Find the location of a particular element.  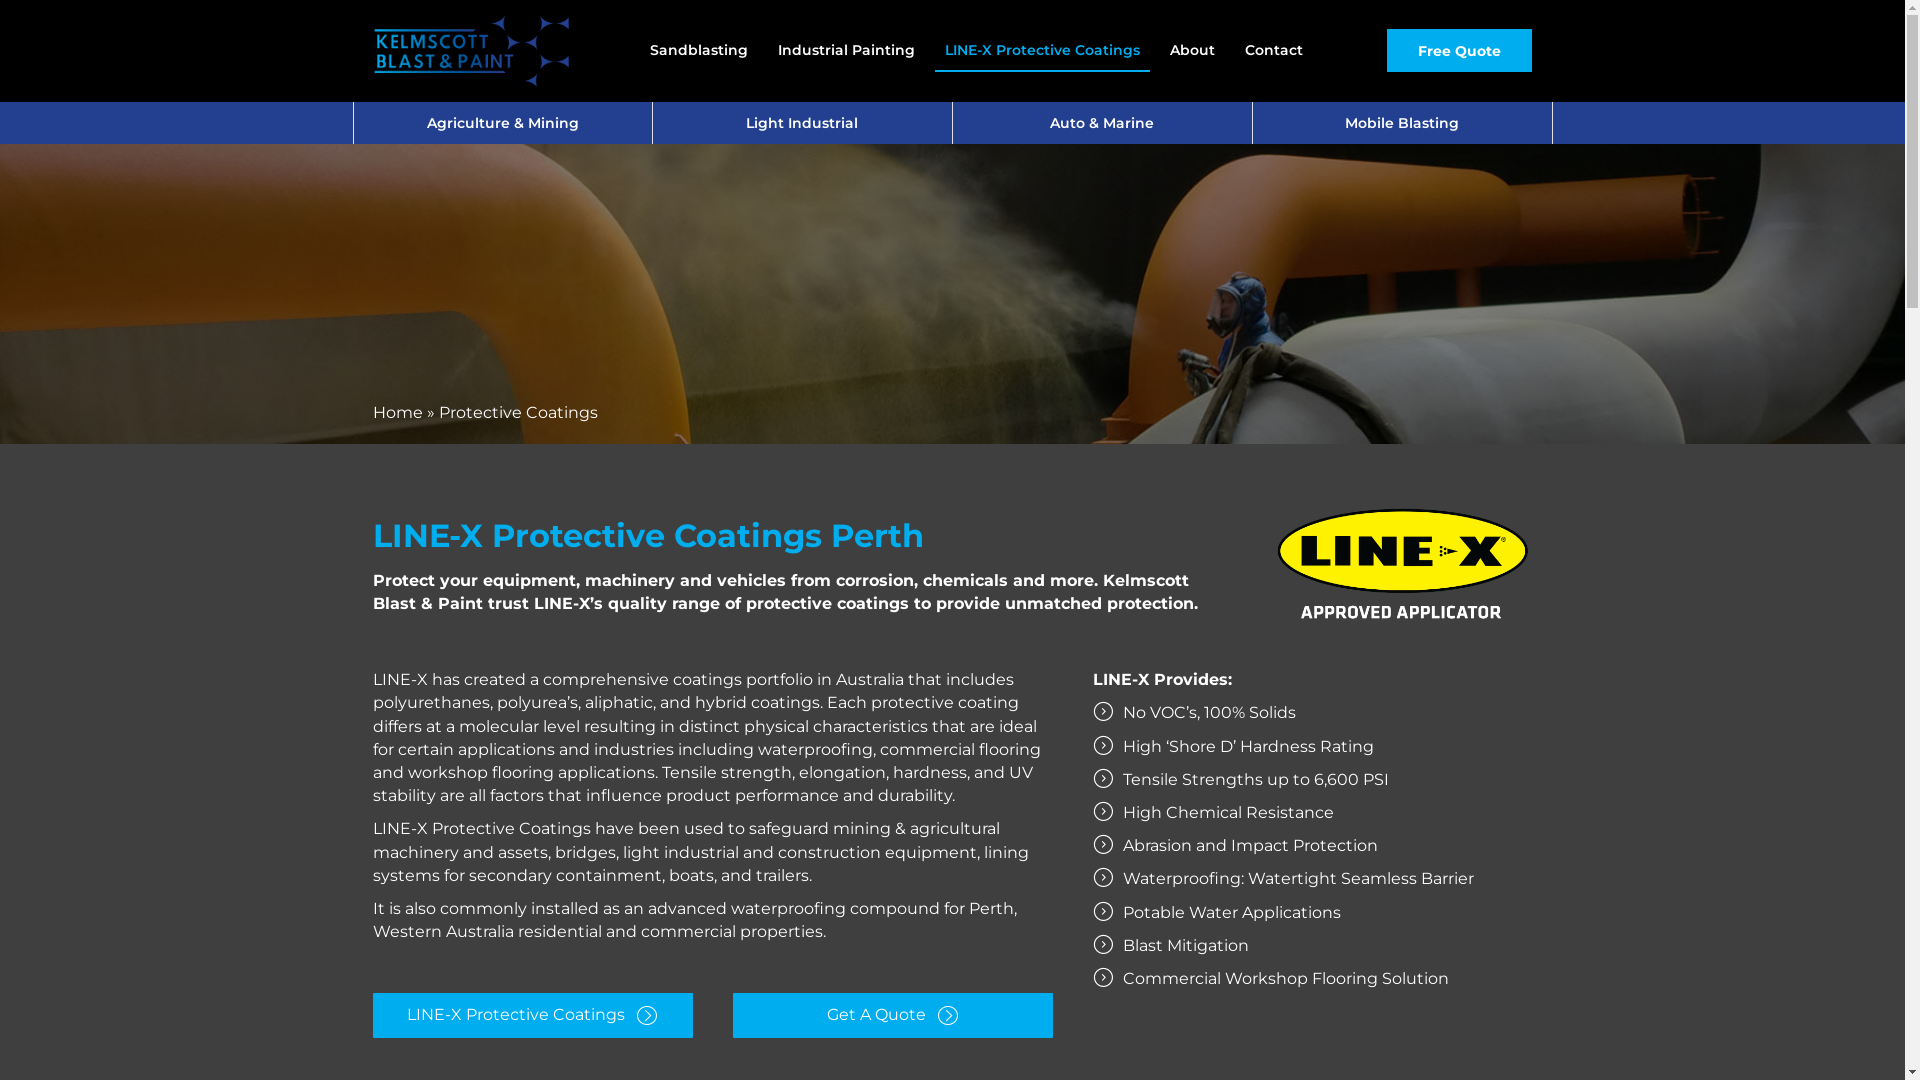

'Agriculture & Mining' is located at coordinates (502, 123).